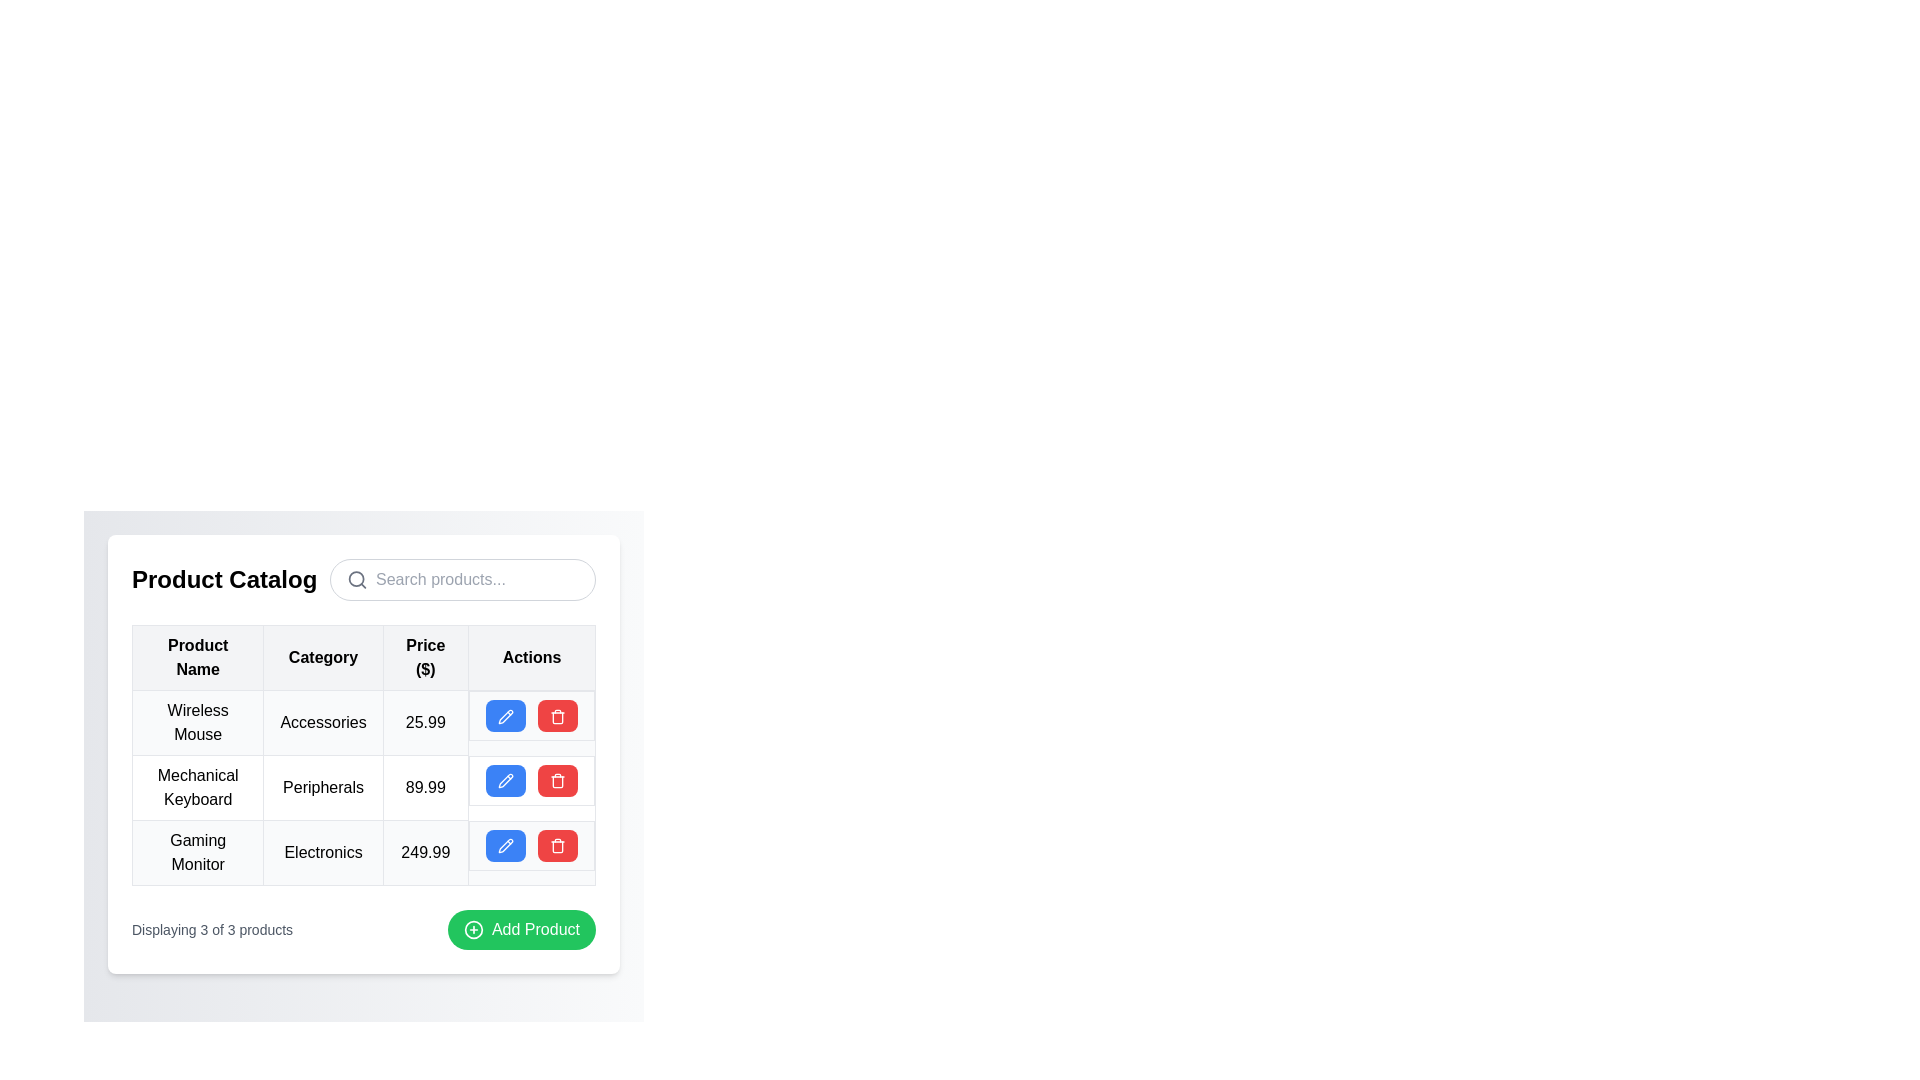 The image size is (1920, 1080). I want to click on the search icon located on the right side of the composite UI component that combines a header and a search input field, which serves as the product catalog search functionality, so click(364, 579).